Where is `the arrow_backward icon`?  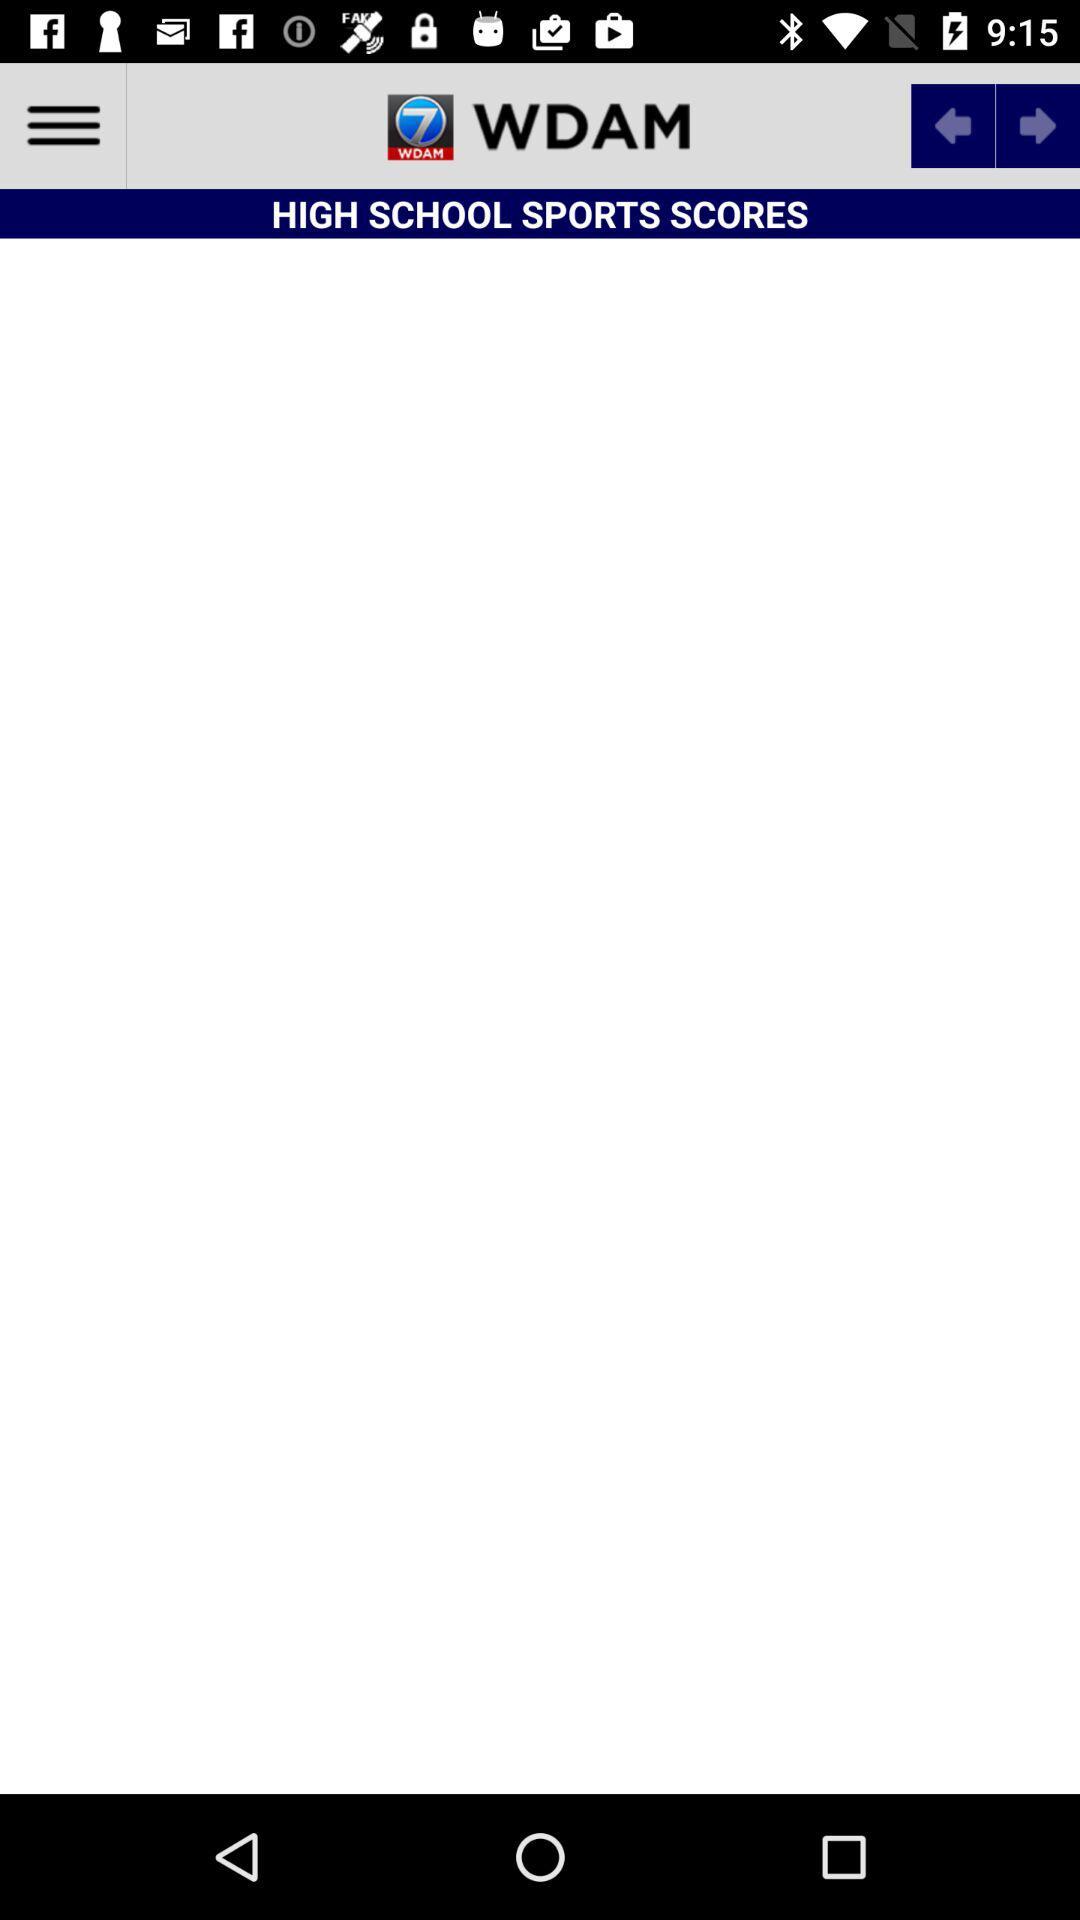
the arrow_backward icon is located at coordinates (952, 124).